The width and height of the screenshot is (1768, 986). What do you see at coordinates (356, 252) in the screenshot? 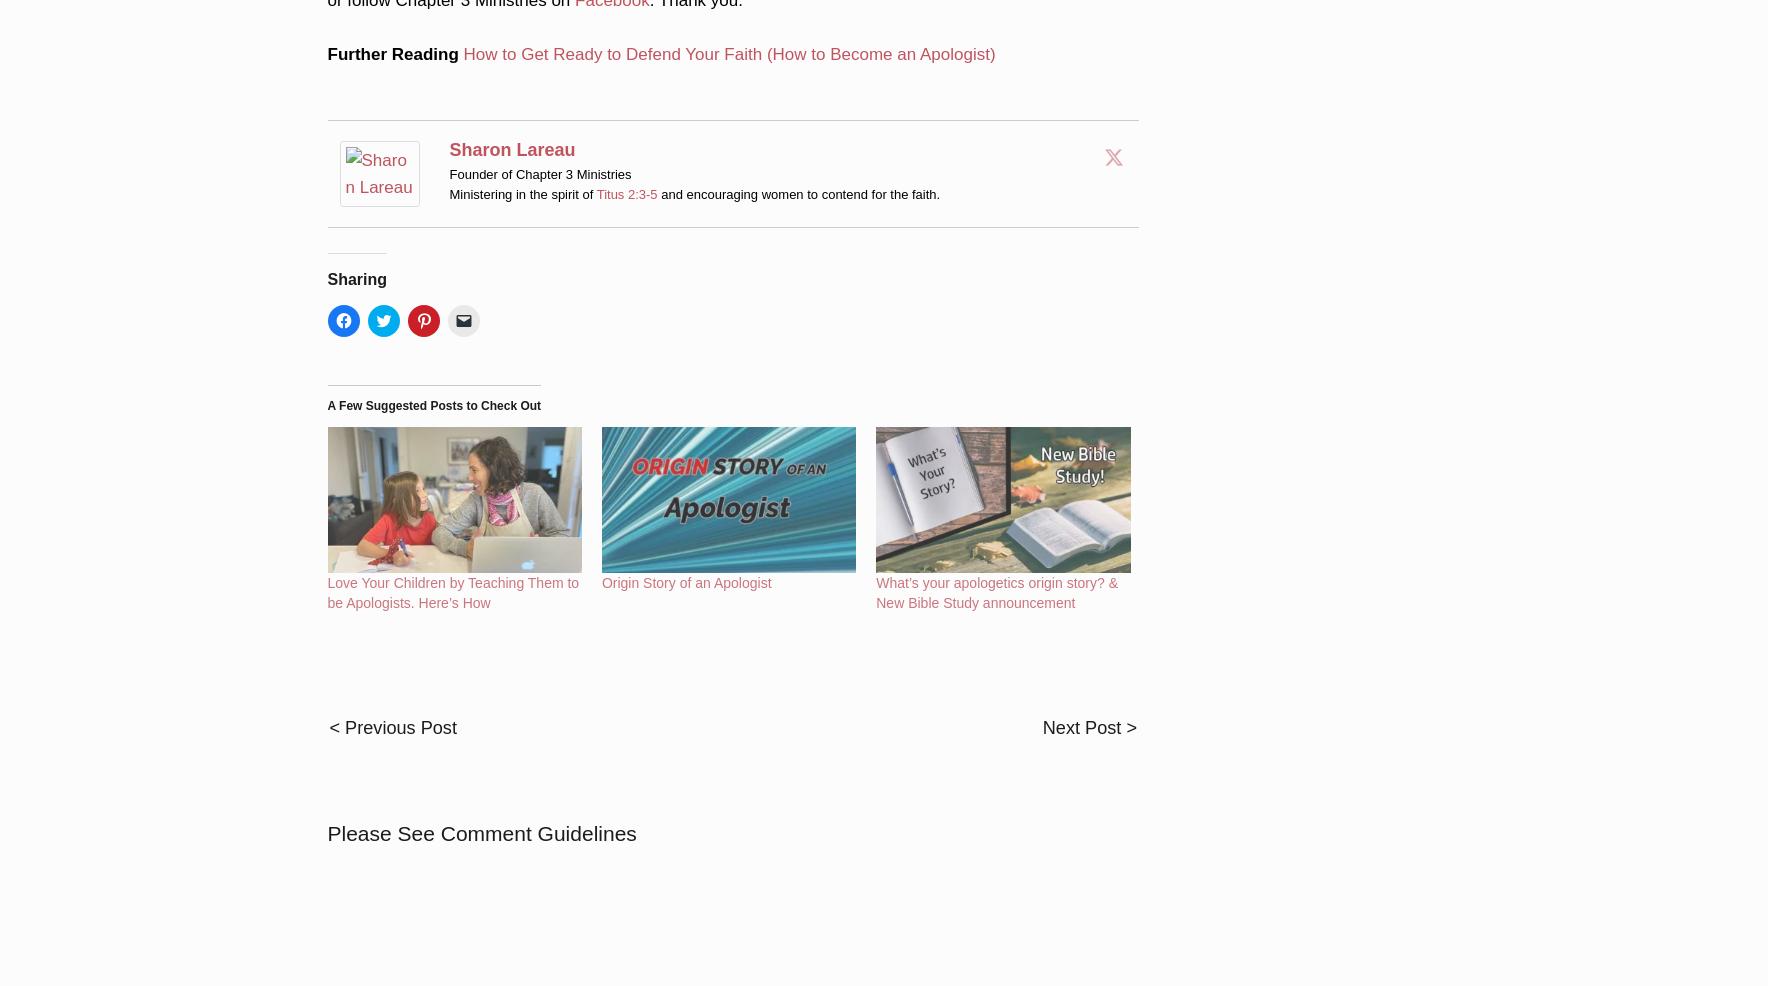
I see `'Sharing'` at bounding box center [356, 252].